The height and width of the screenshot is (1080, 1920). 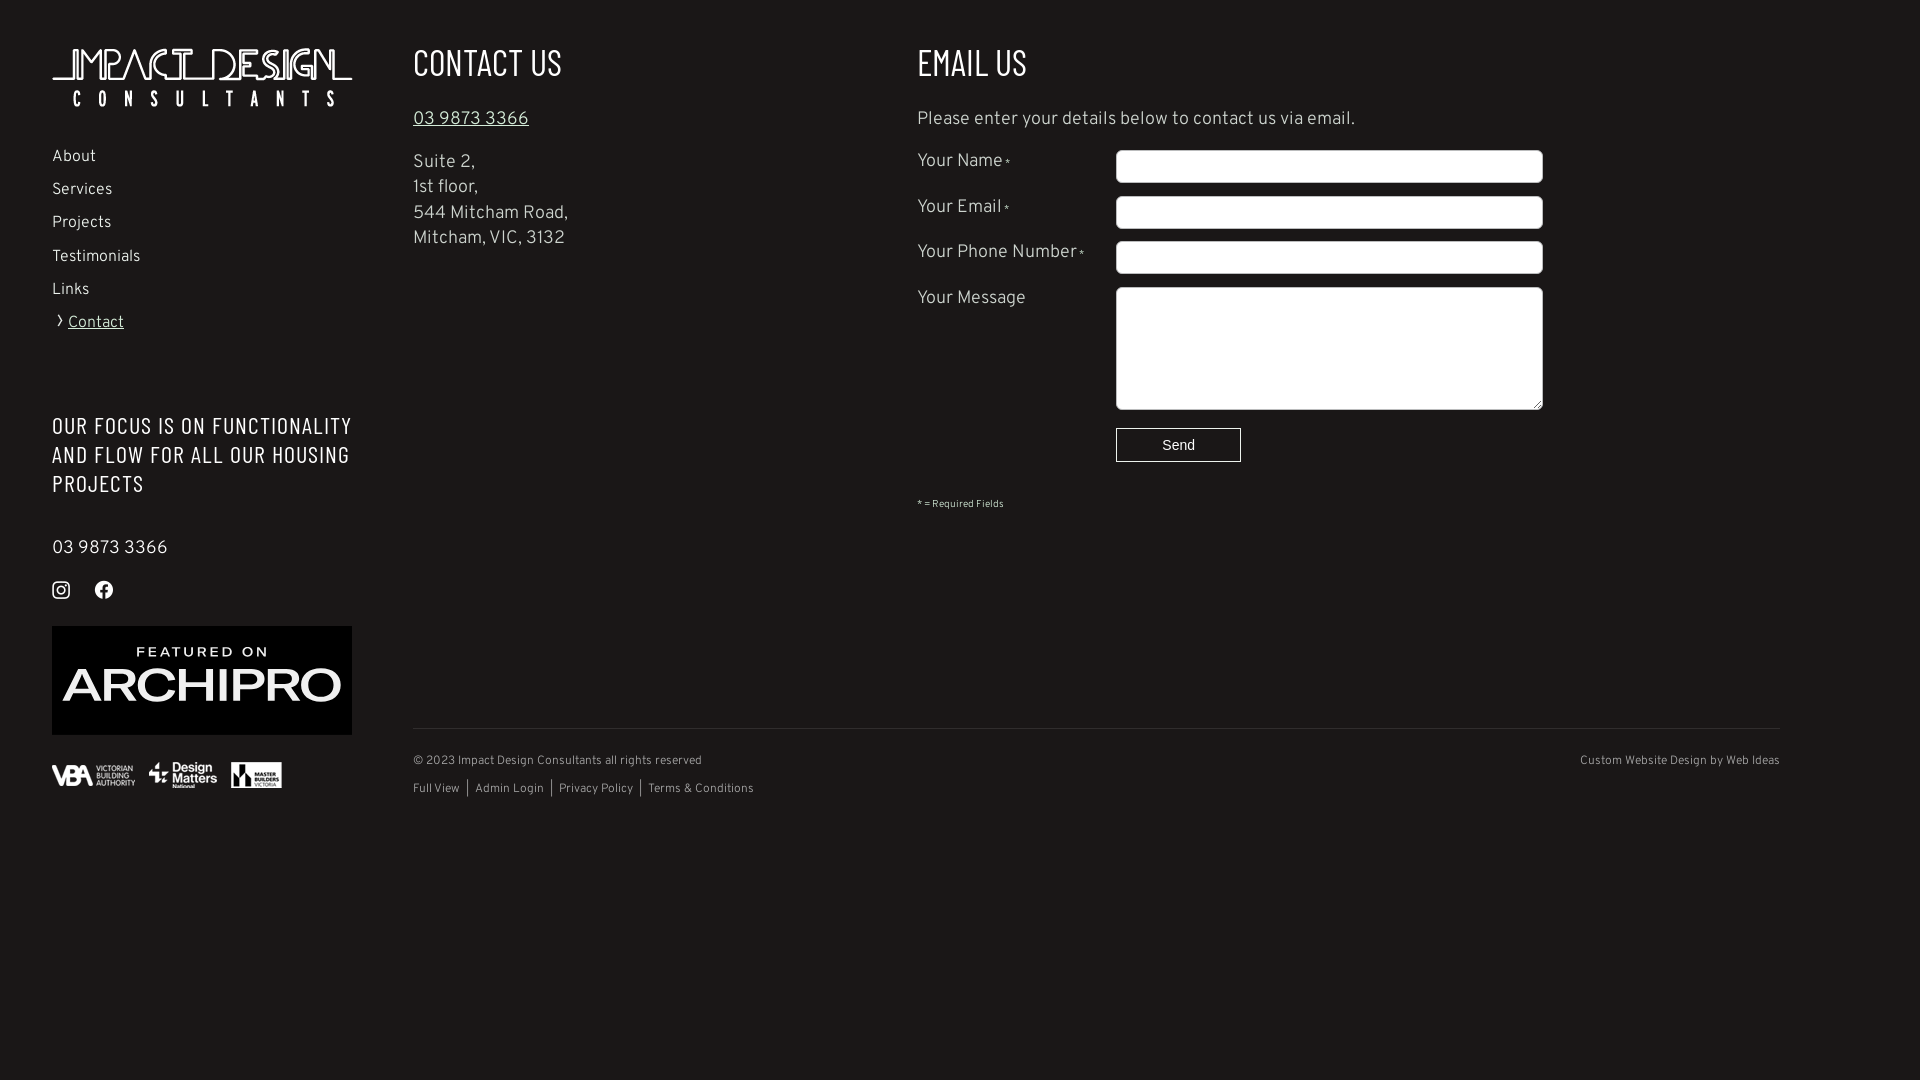 What do you see at coordinates (469, 119) in the screenshot?
I see `'03 9873 3366'` at bounding box center [469, 119].